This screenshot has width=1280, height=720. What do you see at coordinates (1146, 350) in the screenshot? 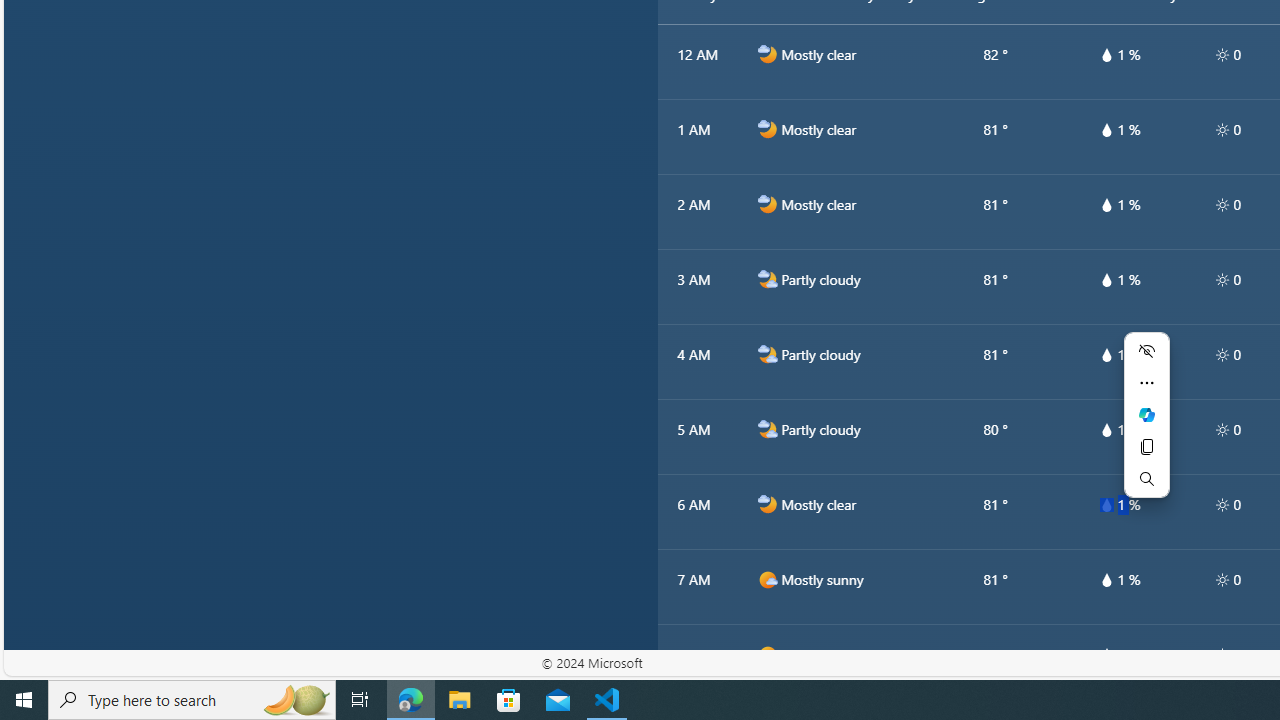
I see `'Hide menu'` at bounding box center [1146, 350].